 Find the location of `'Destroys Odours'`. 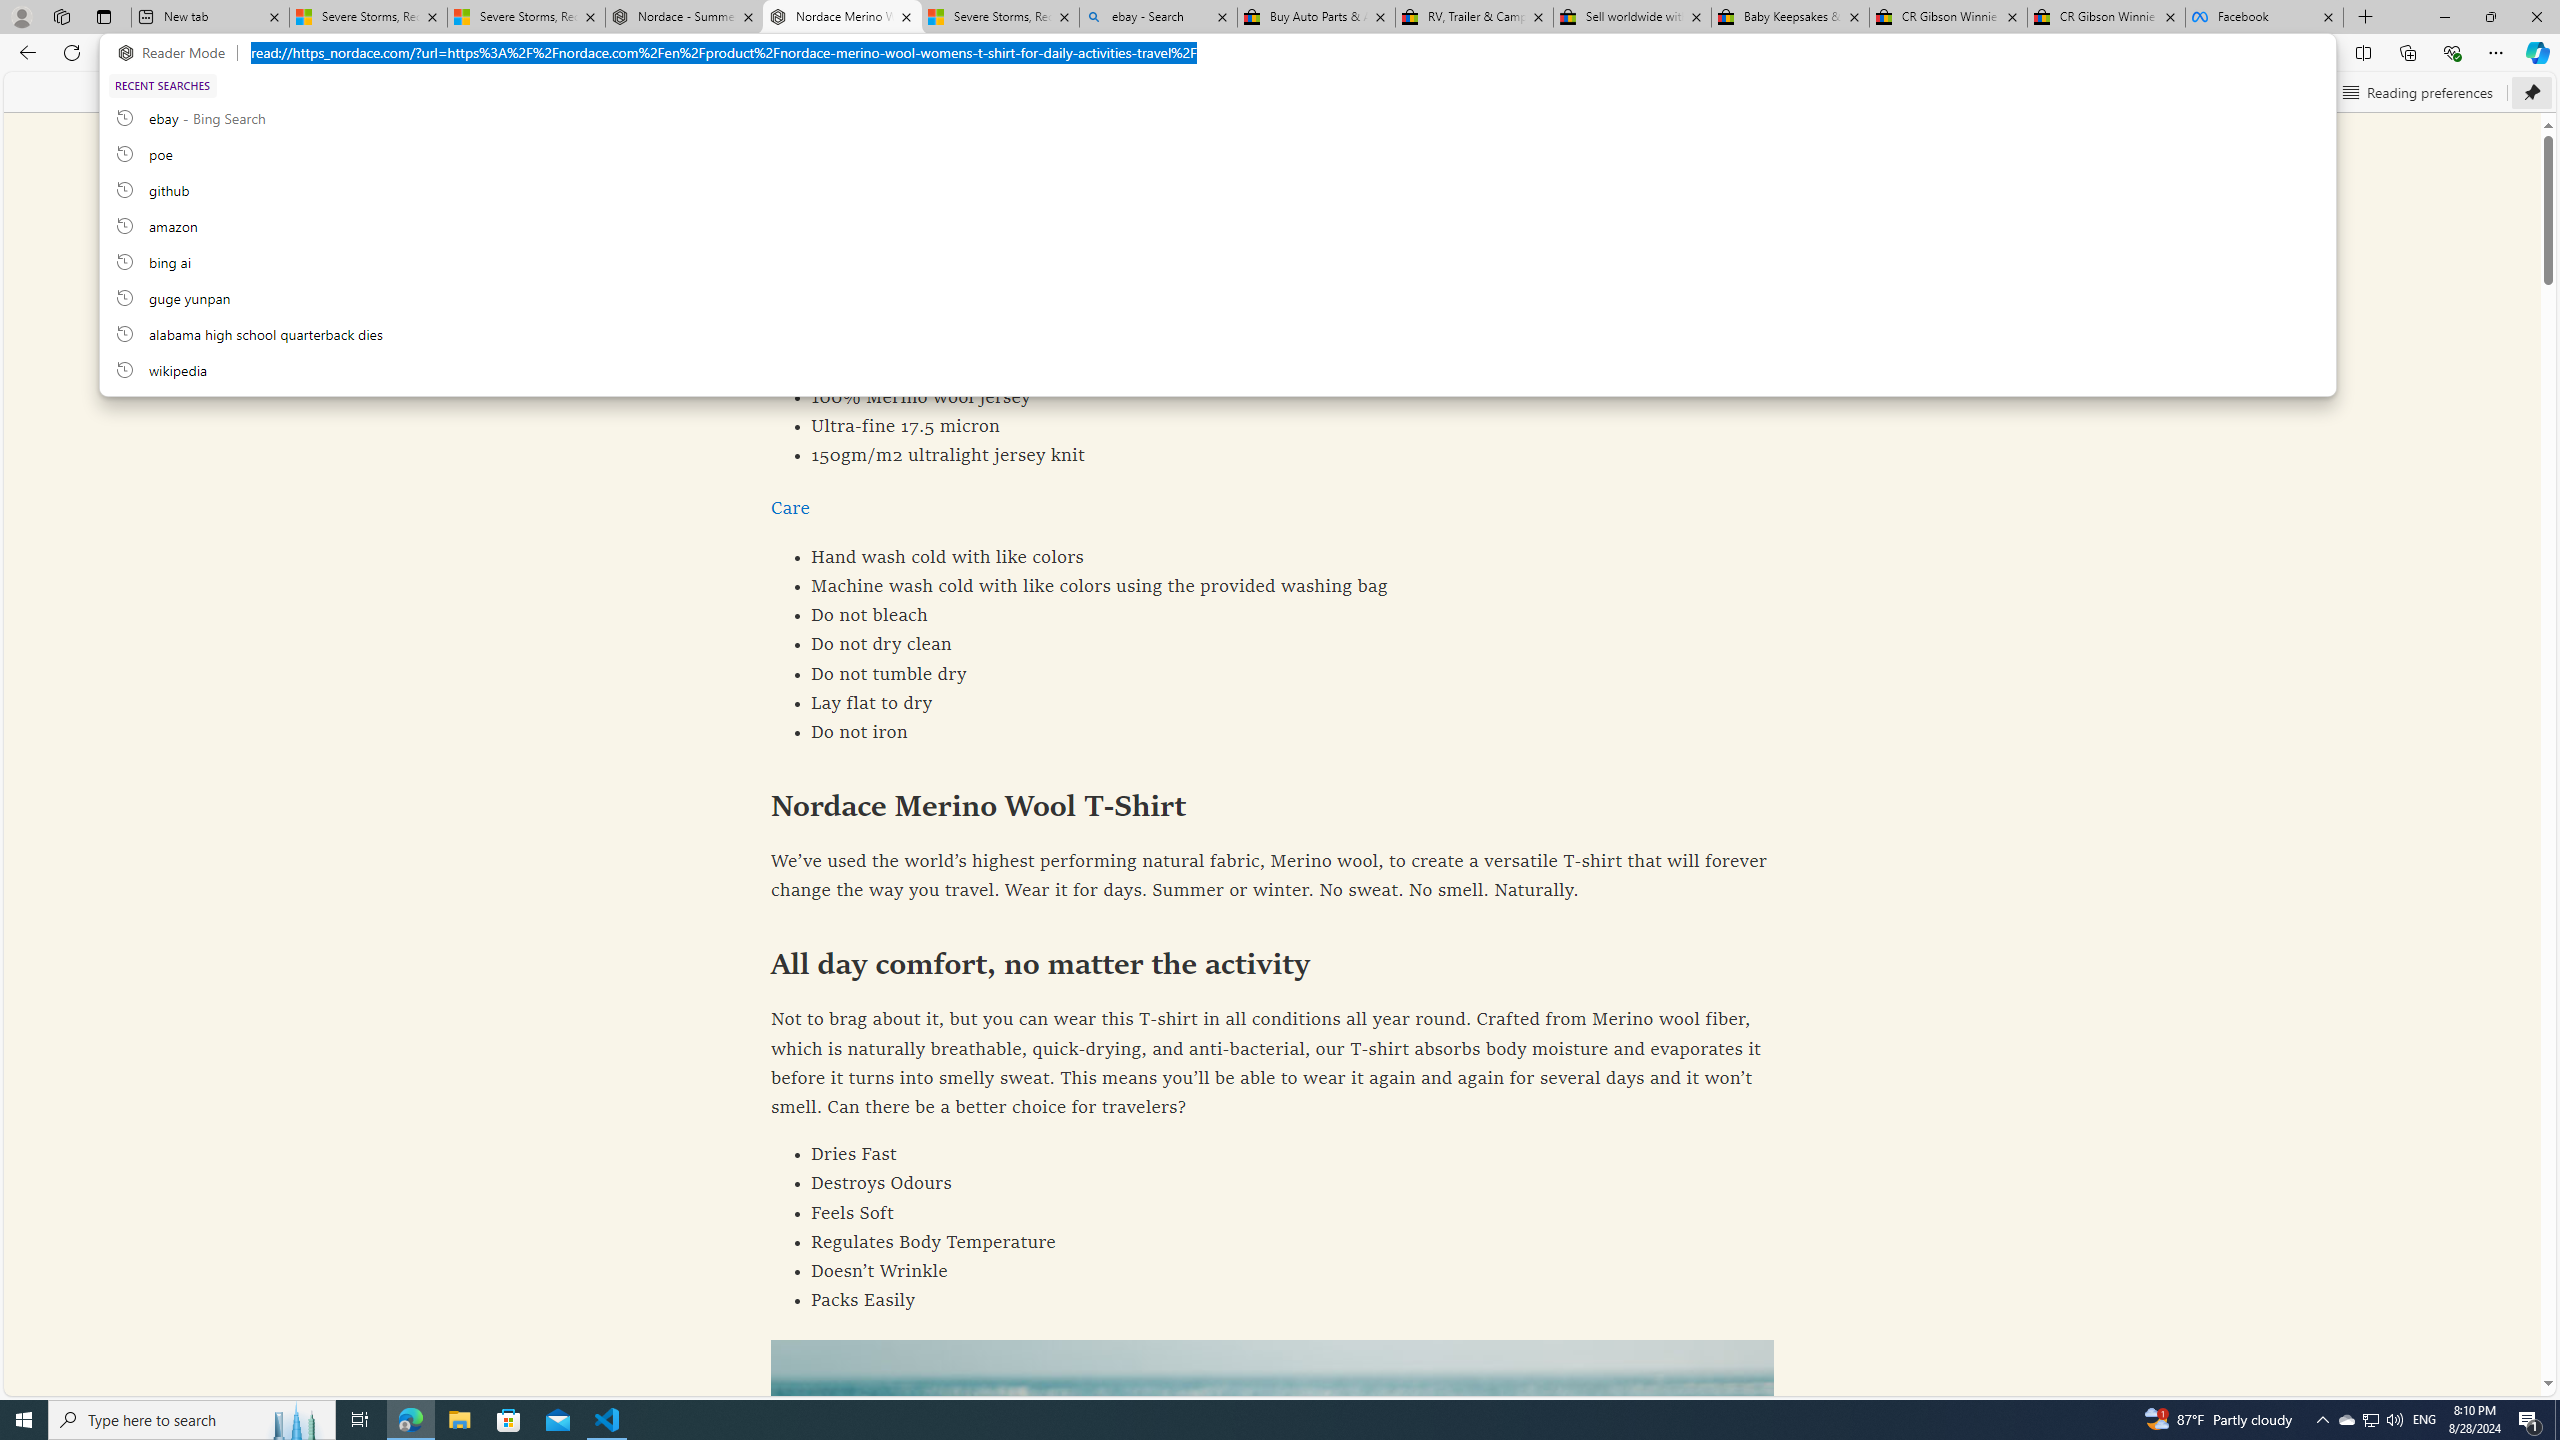

'Destroys Odours' is located at coordinates (1272, 1183).